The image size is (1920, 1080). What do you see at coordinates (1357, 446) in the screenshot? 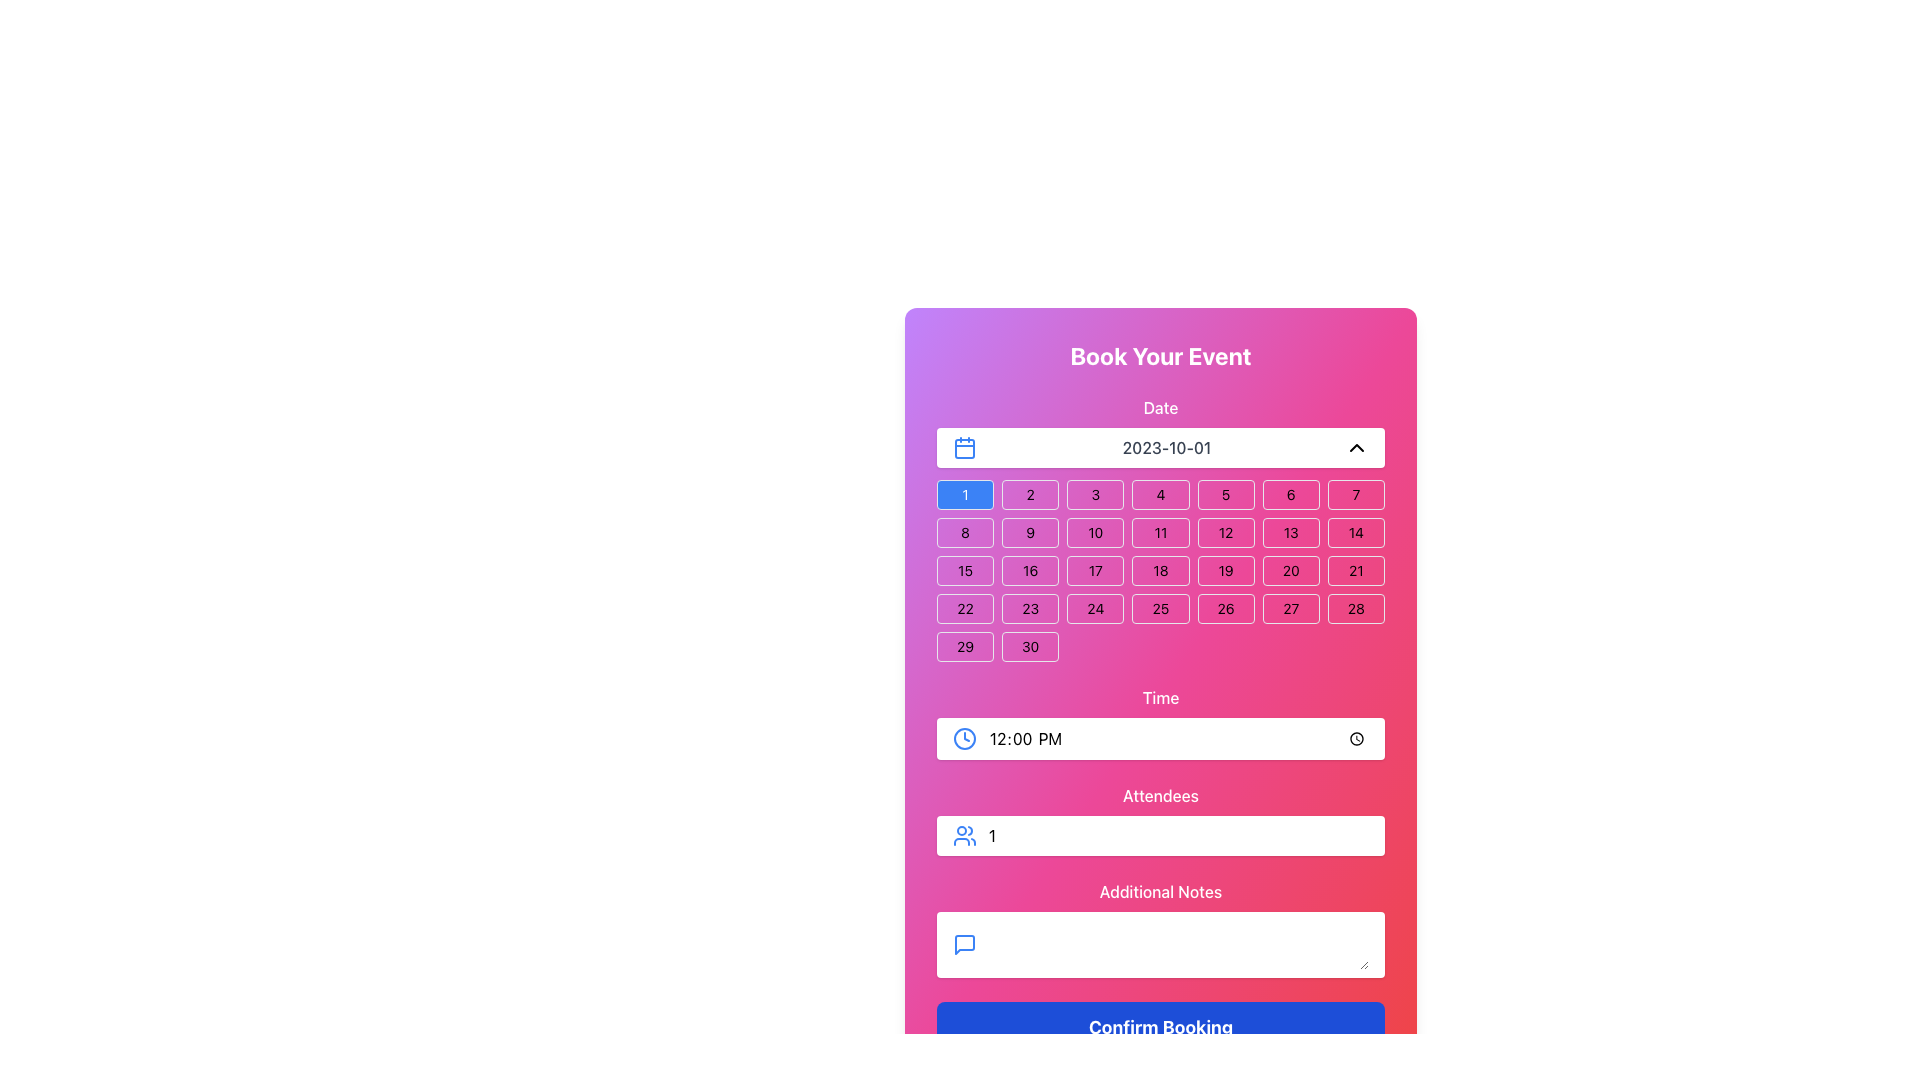
I see `the triangular-shaped button located to the far right of the 'Date' input section, next to the text '2023-10-01'` at bounding box center [1357, 446].